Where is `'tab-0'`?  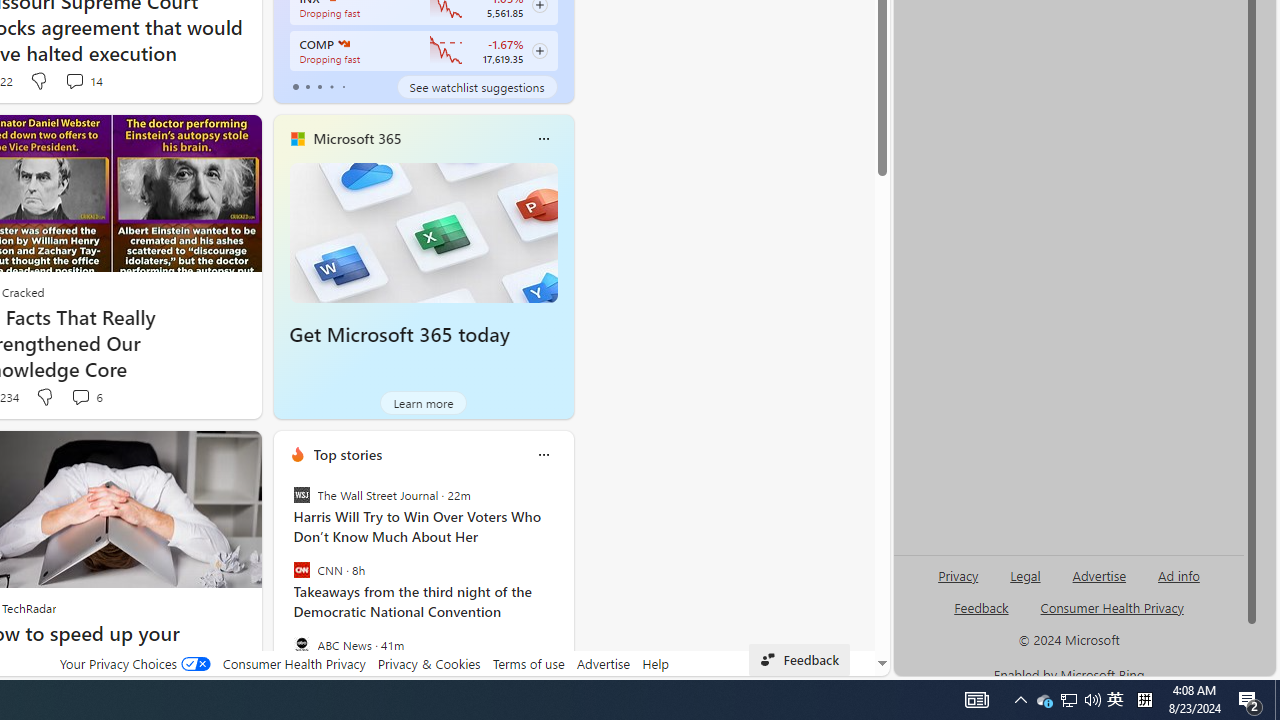 'tab-0' is located at coordinates (294, 86).